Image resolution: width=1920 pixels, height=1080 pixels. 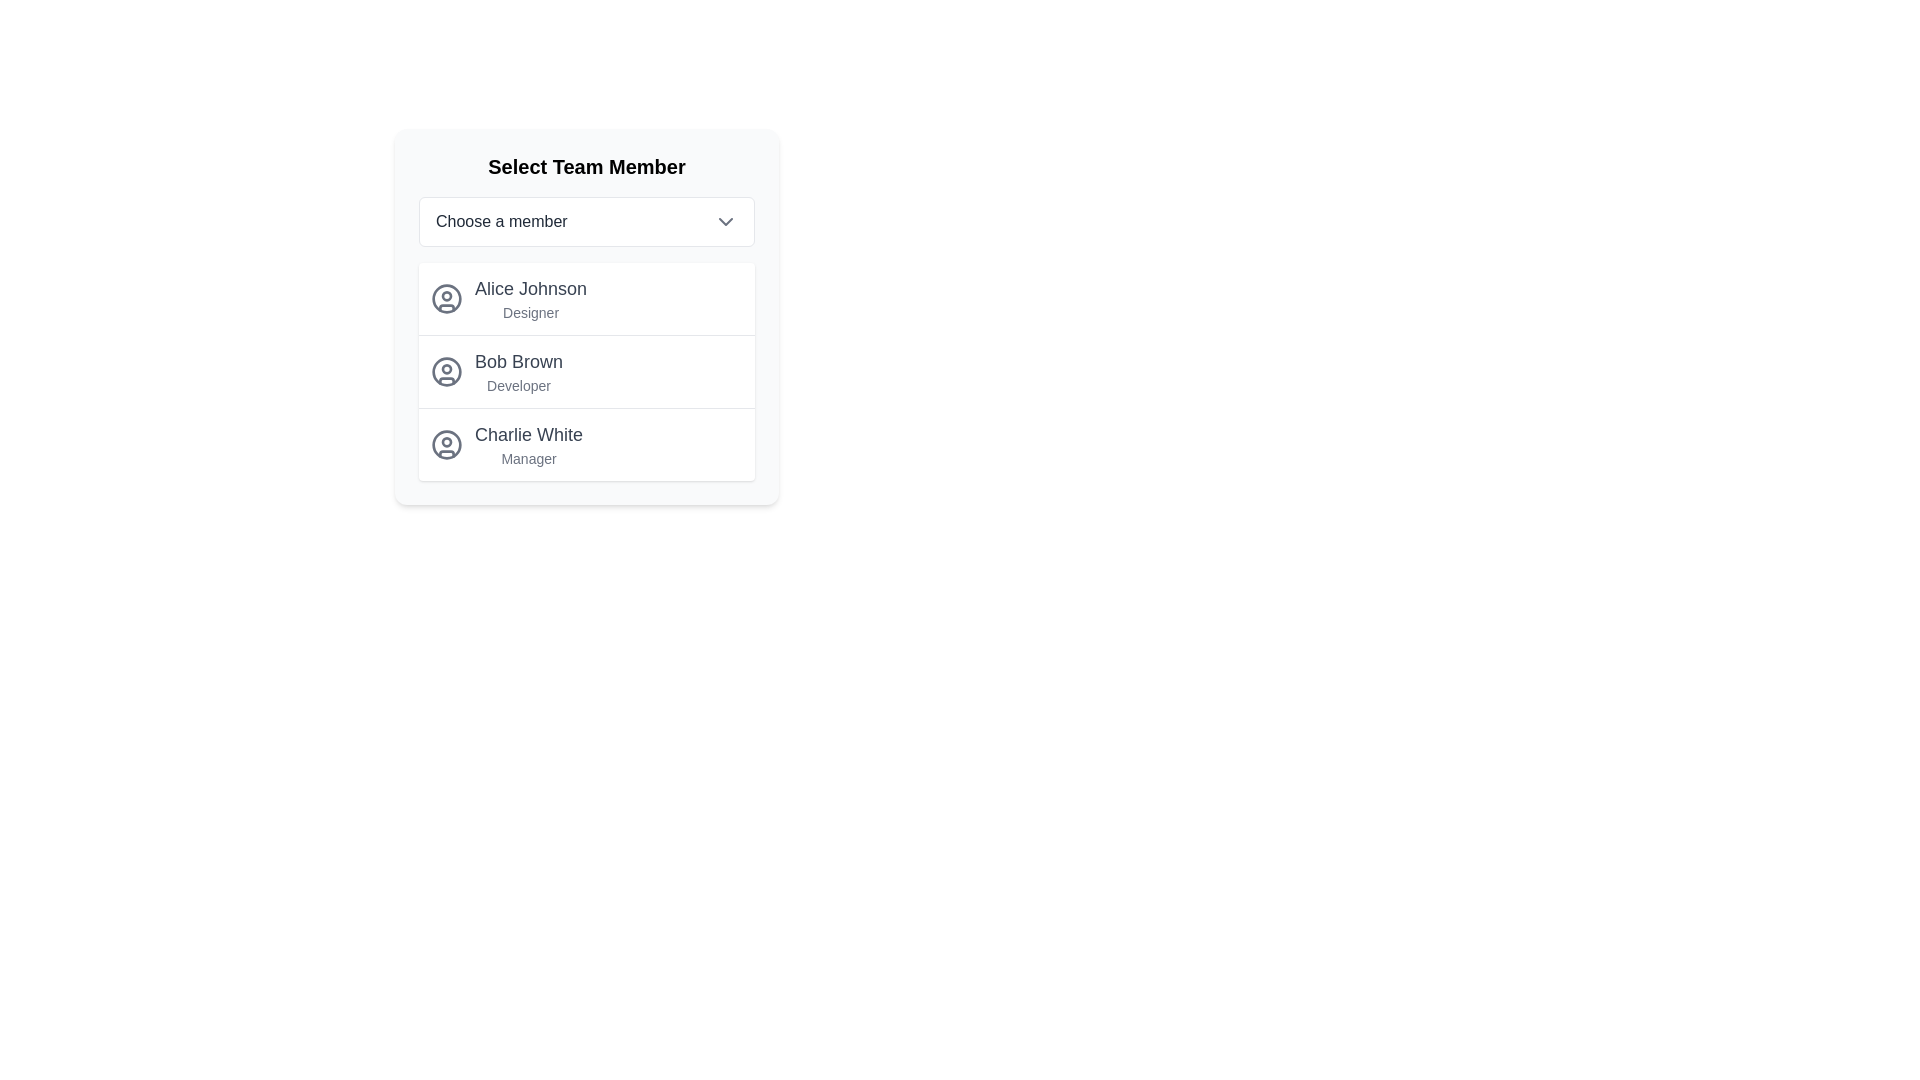 What do you see at coordinates (445, 299) in the screenshot?
I see `the user profile avatar icon representing 'Alice Johnson', which is the first item in the vertical list of user profiles in the dropdown dialog` at bounding box center [445, 299].